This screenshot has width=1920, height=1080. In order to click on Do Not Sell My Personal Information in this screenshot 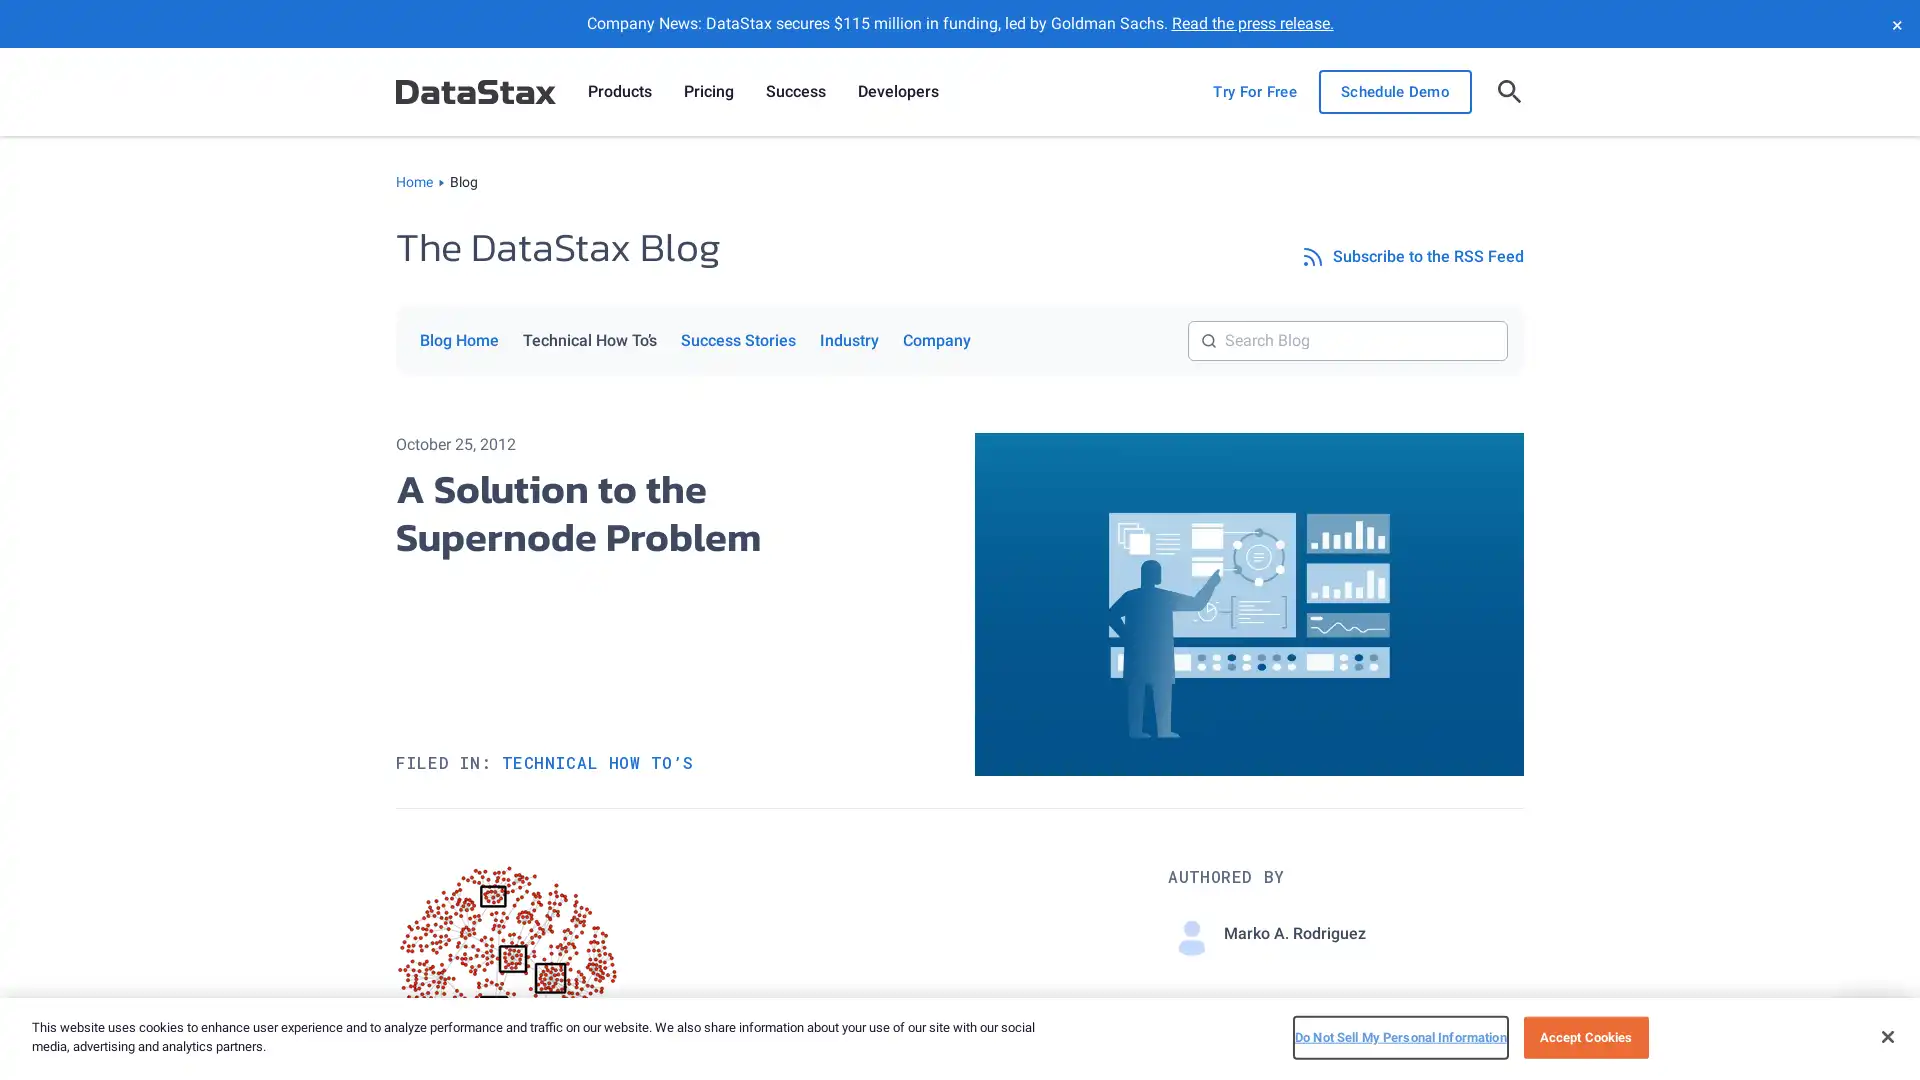, I will do `click(1399, 1036)`.